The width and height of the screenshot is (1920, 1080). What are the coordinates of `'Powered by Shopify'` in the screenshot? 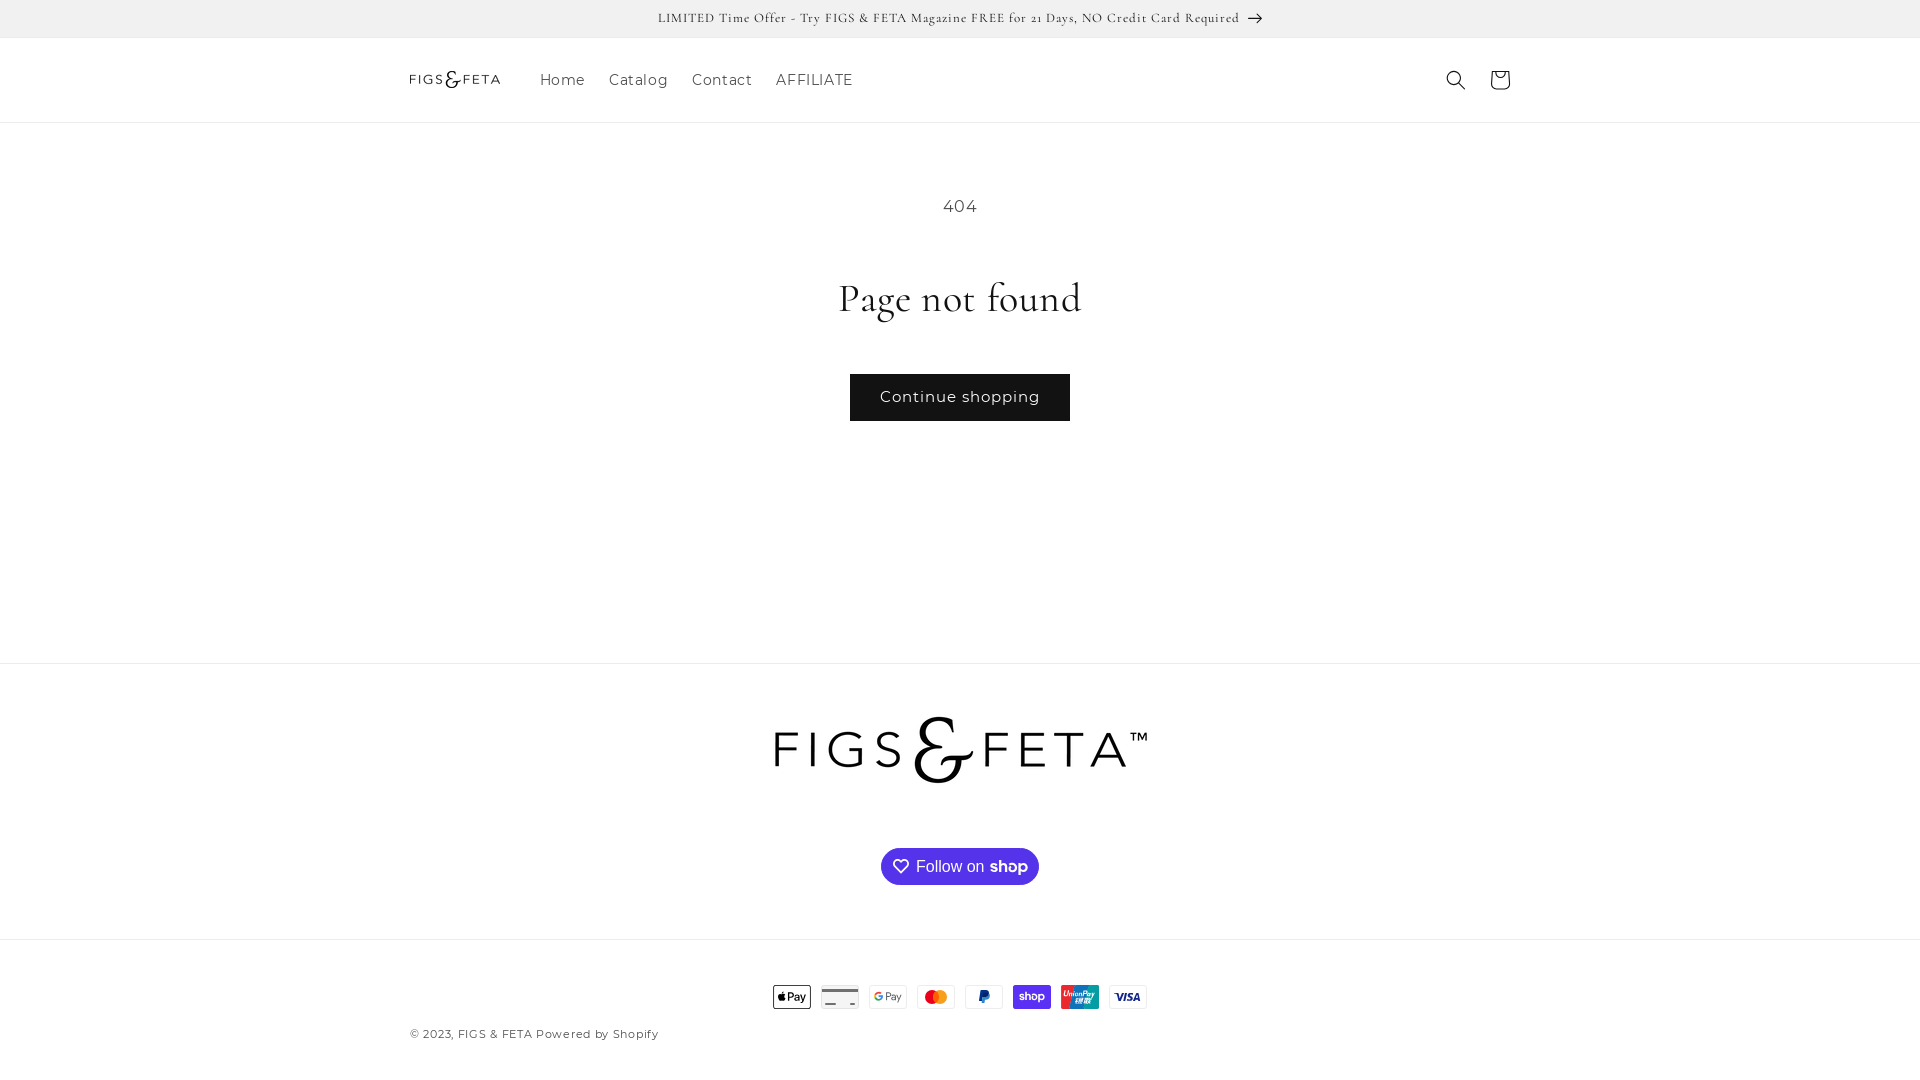 It's located at (596, 1033).